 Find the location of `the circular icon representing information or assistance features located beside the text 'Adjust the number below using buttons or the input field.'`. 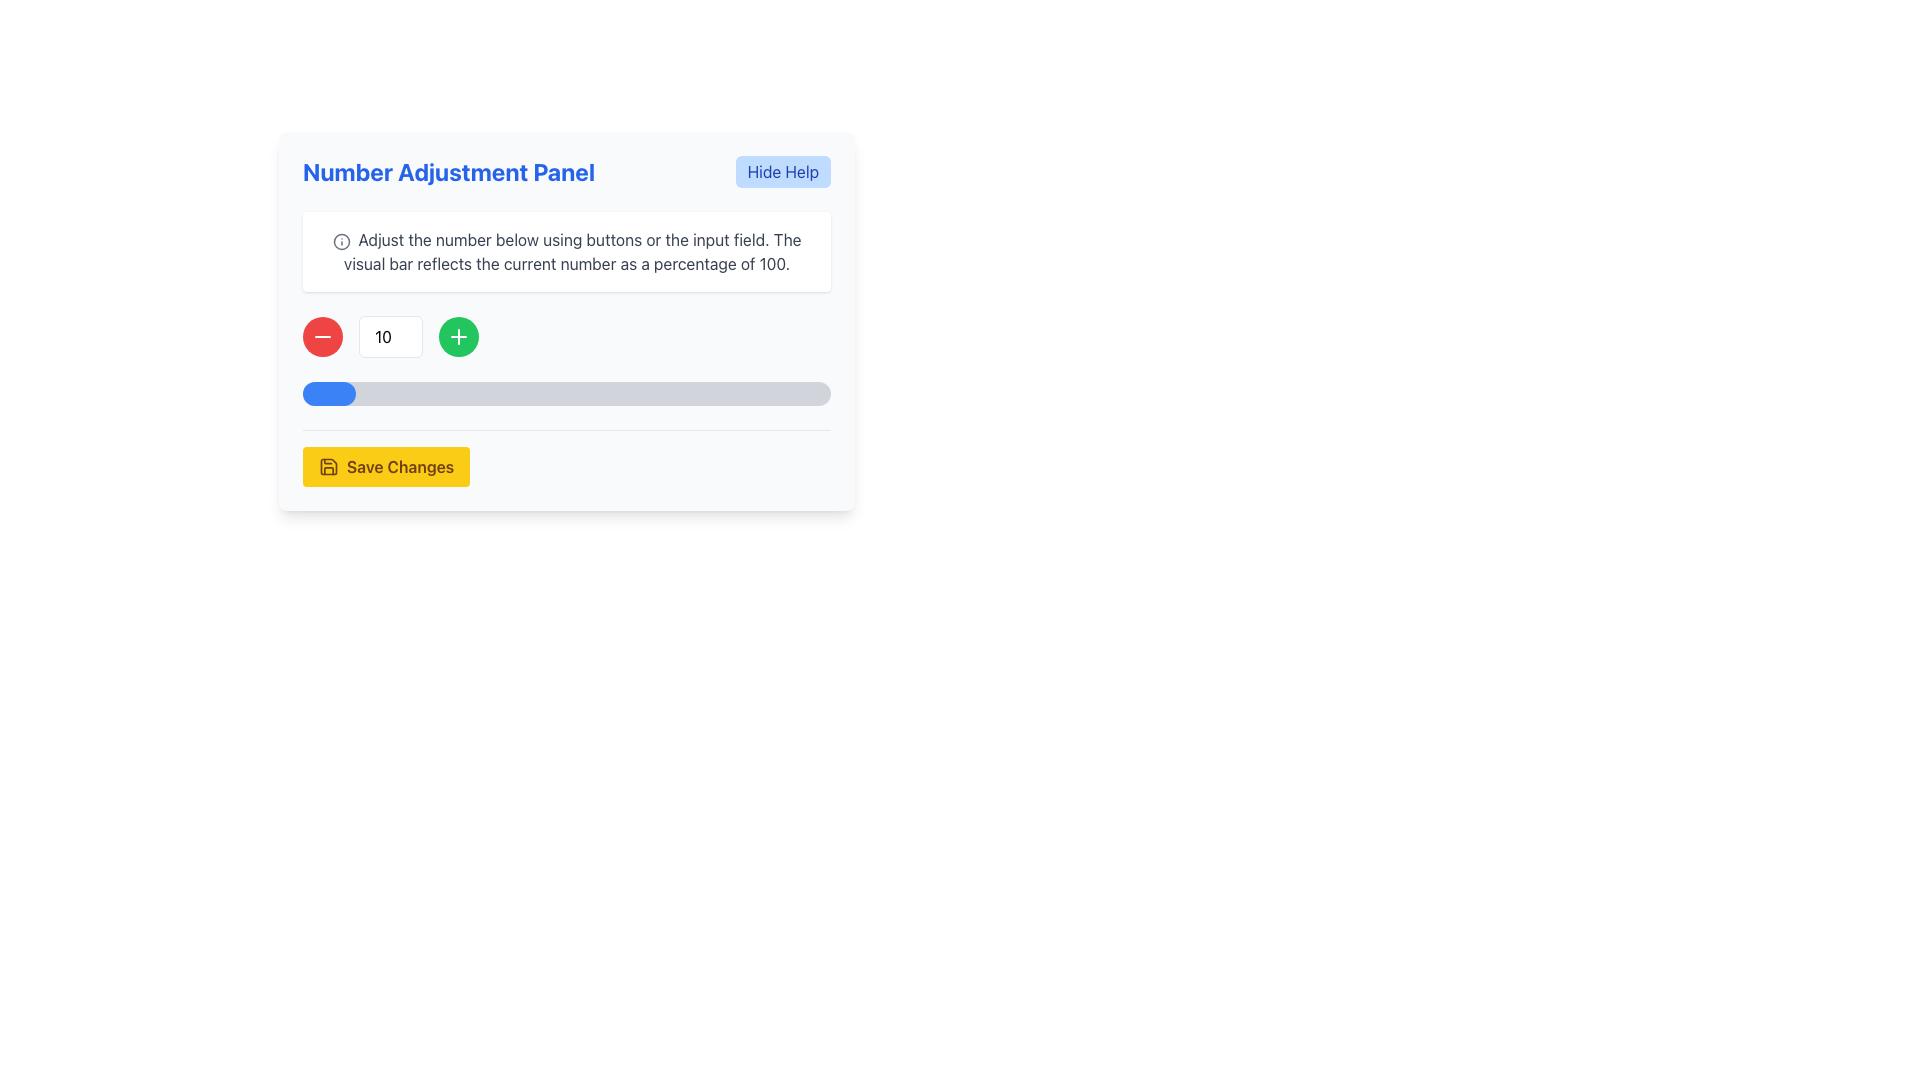

the circular icon representing information or assistance features located beside the text 'Adjust the number below using buttons or the input field.' is located at coordinates (341, 240).